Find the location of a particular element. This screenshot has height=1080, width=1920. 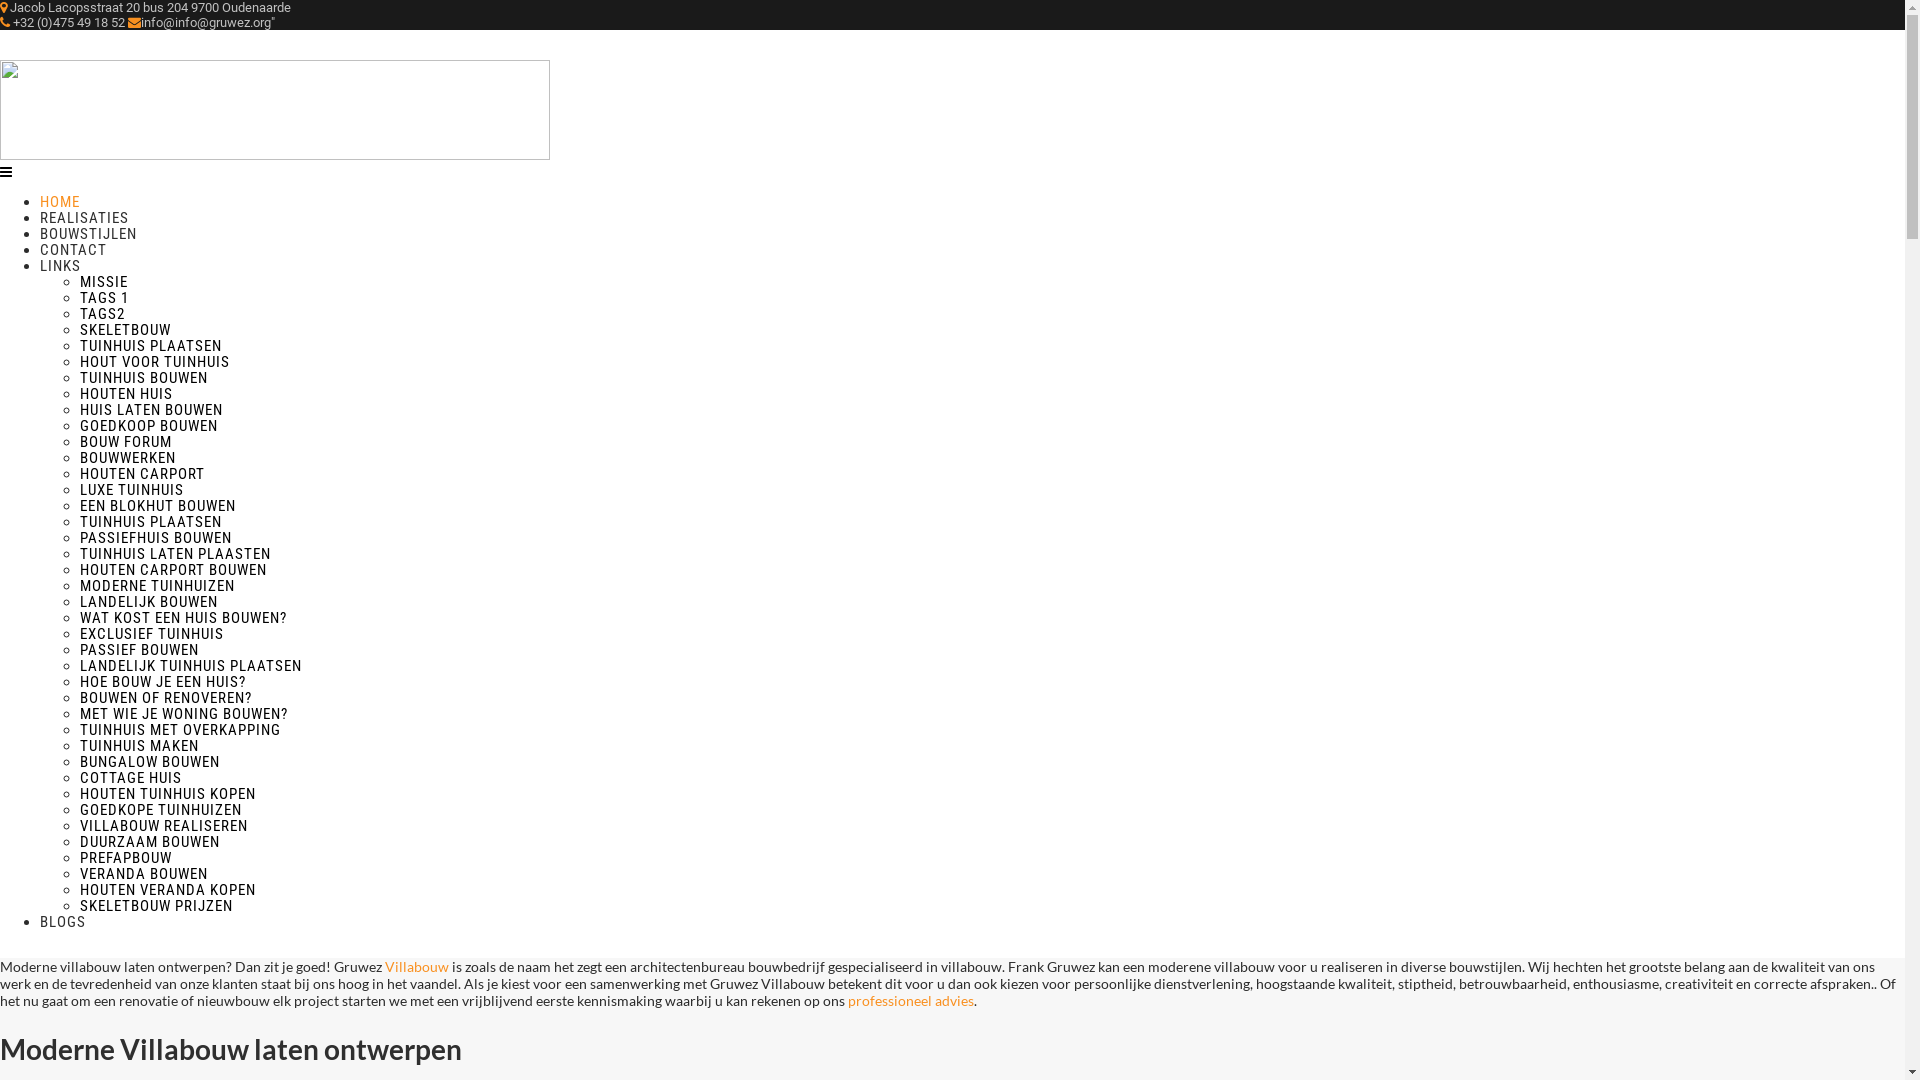

'EEN BLOKHUT BOUWEN' is located at coordinates (80, 504).